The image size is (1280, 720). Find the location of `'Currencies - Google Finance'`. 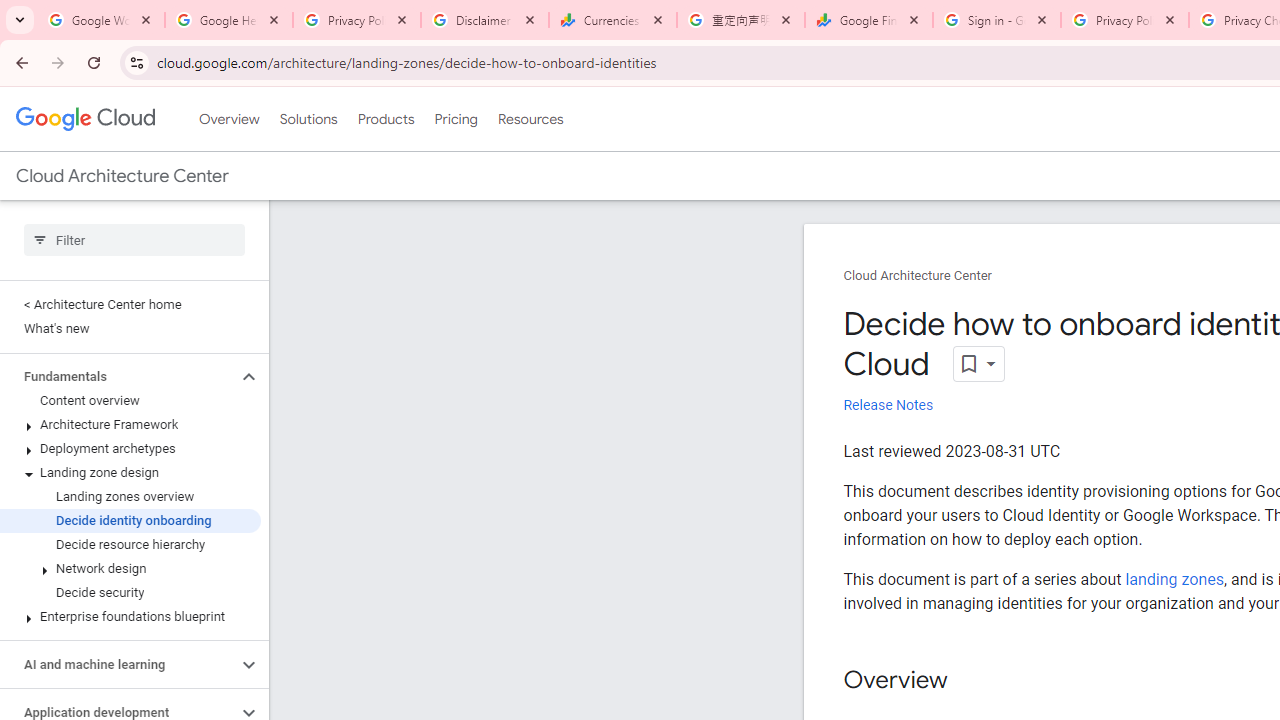

'Currencies - Google Finance' is located at coordinates (612, 20).